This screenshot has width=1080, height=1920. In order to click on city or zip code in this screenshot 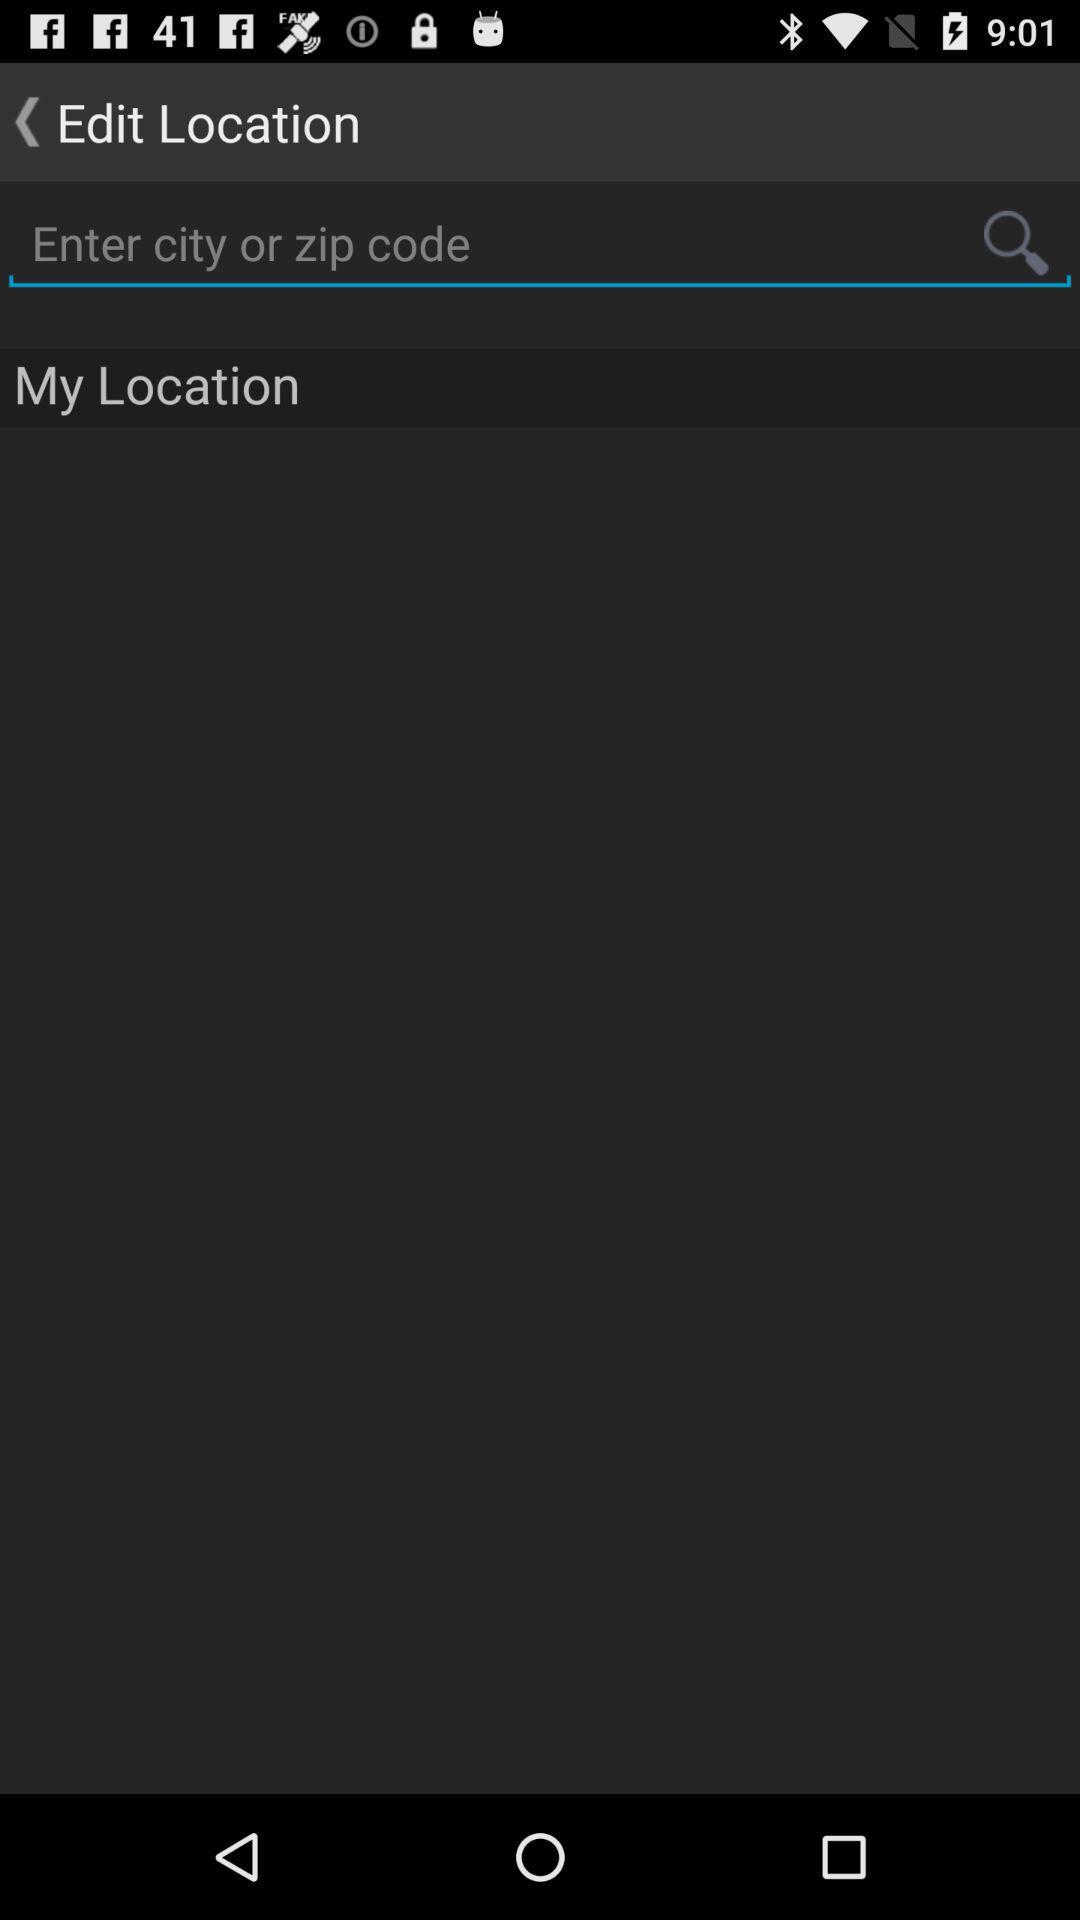, I will do `click(540, 243)`.